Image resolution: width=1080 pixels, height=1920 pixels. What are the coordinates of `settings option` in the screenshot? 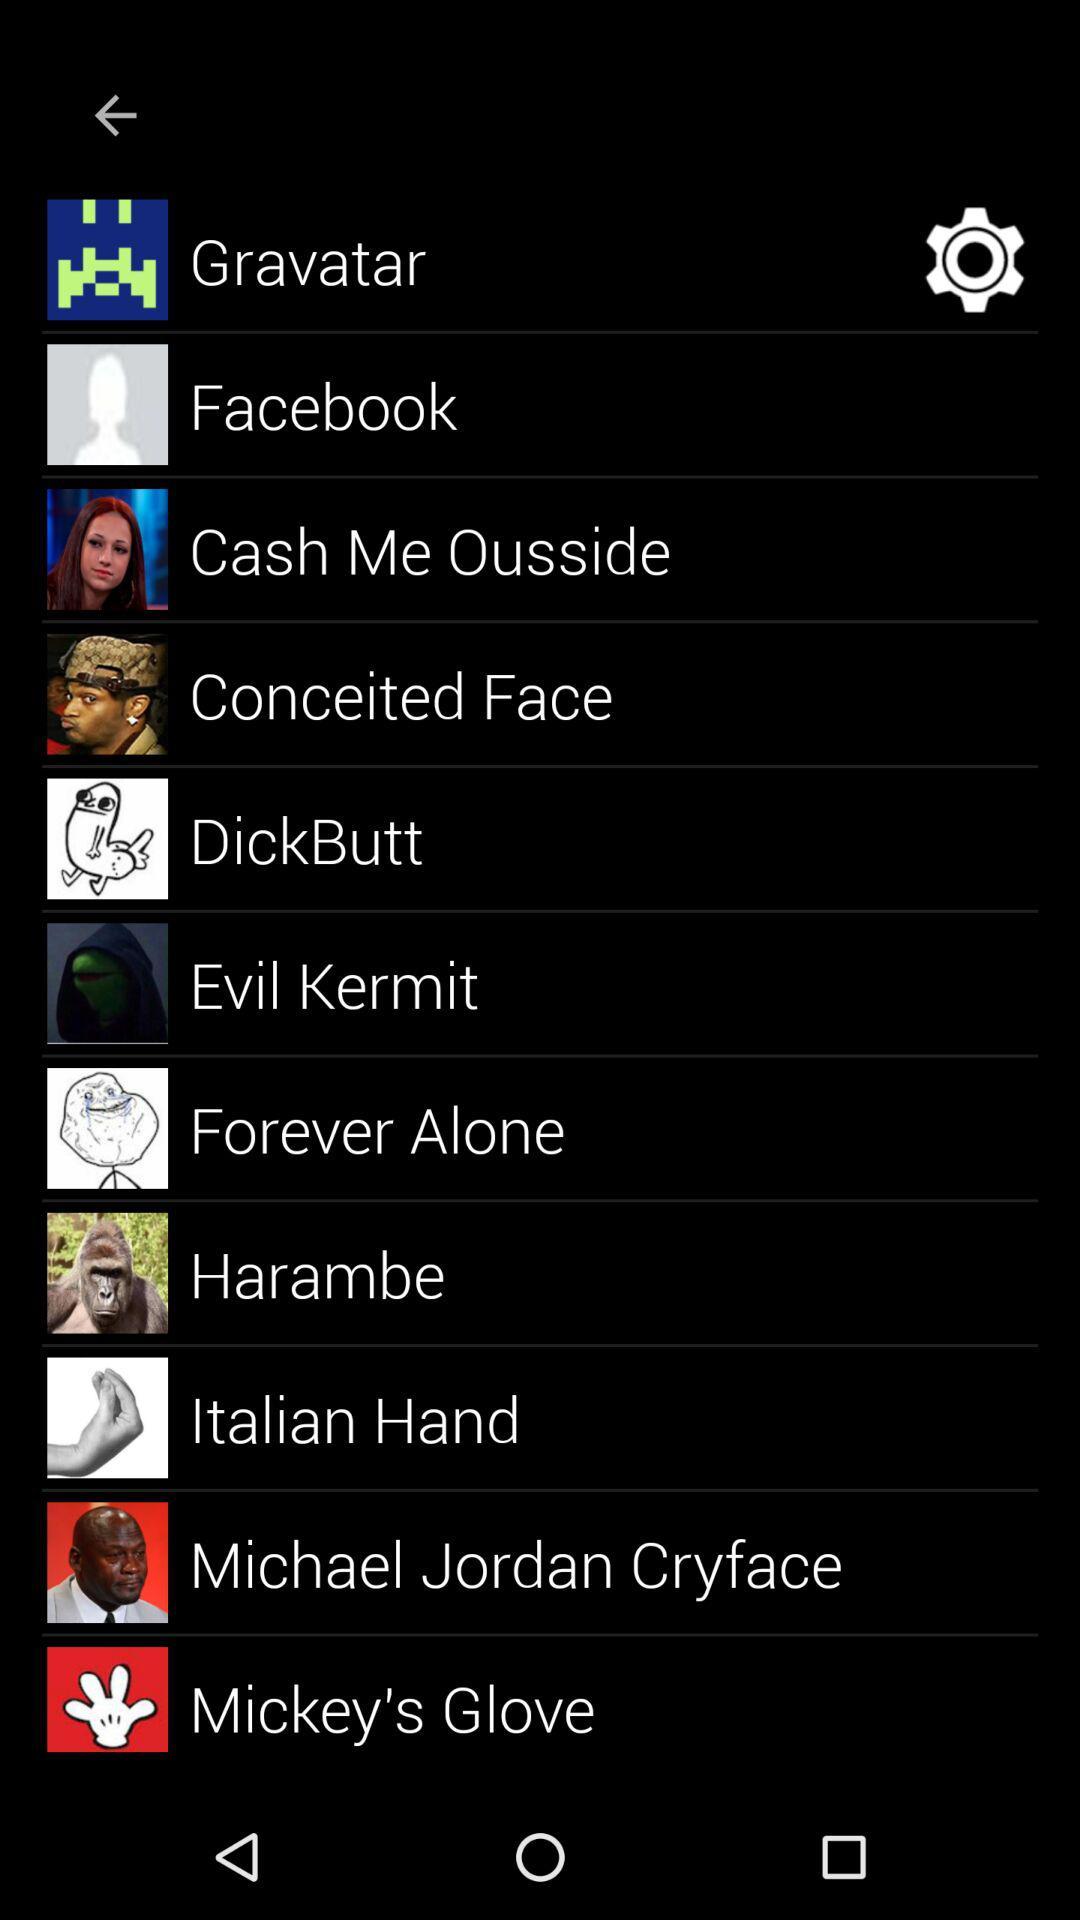 It's located at (974, 258).